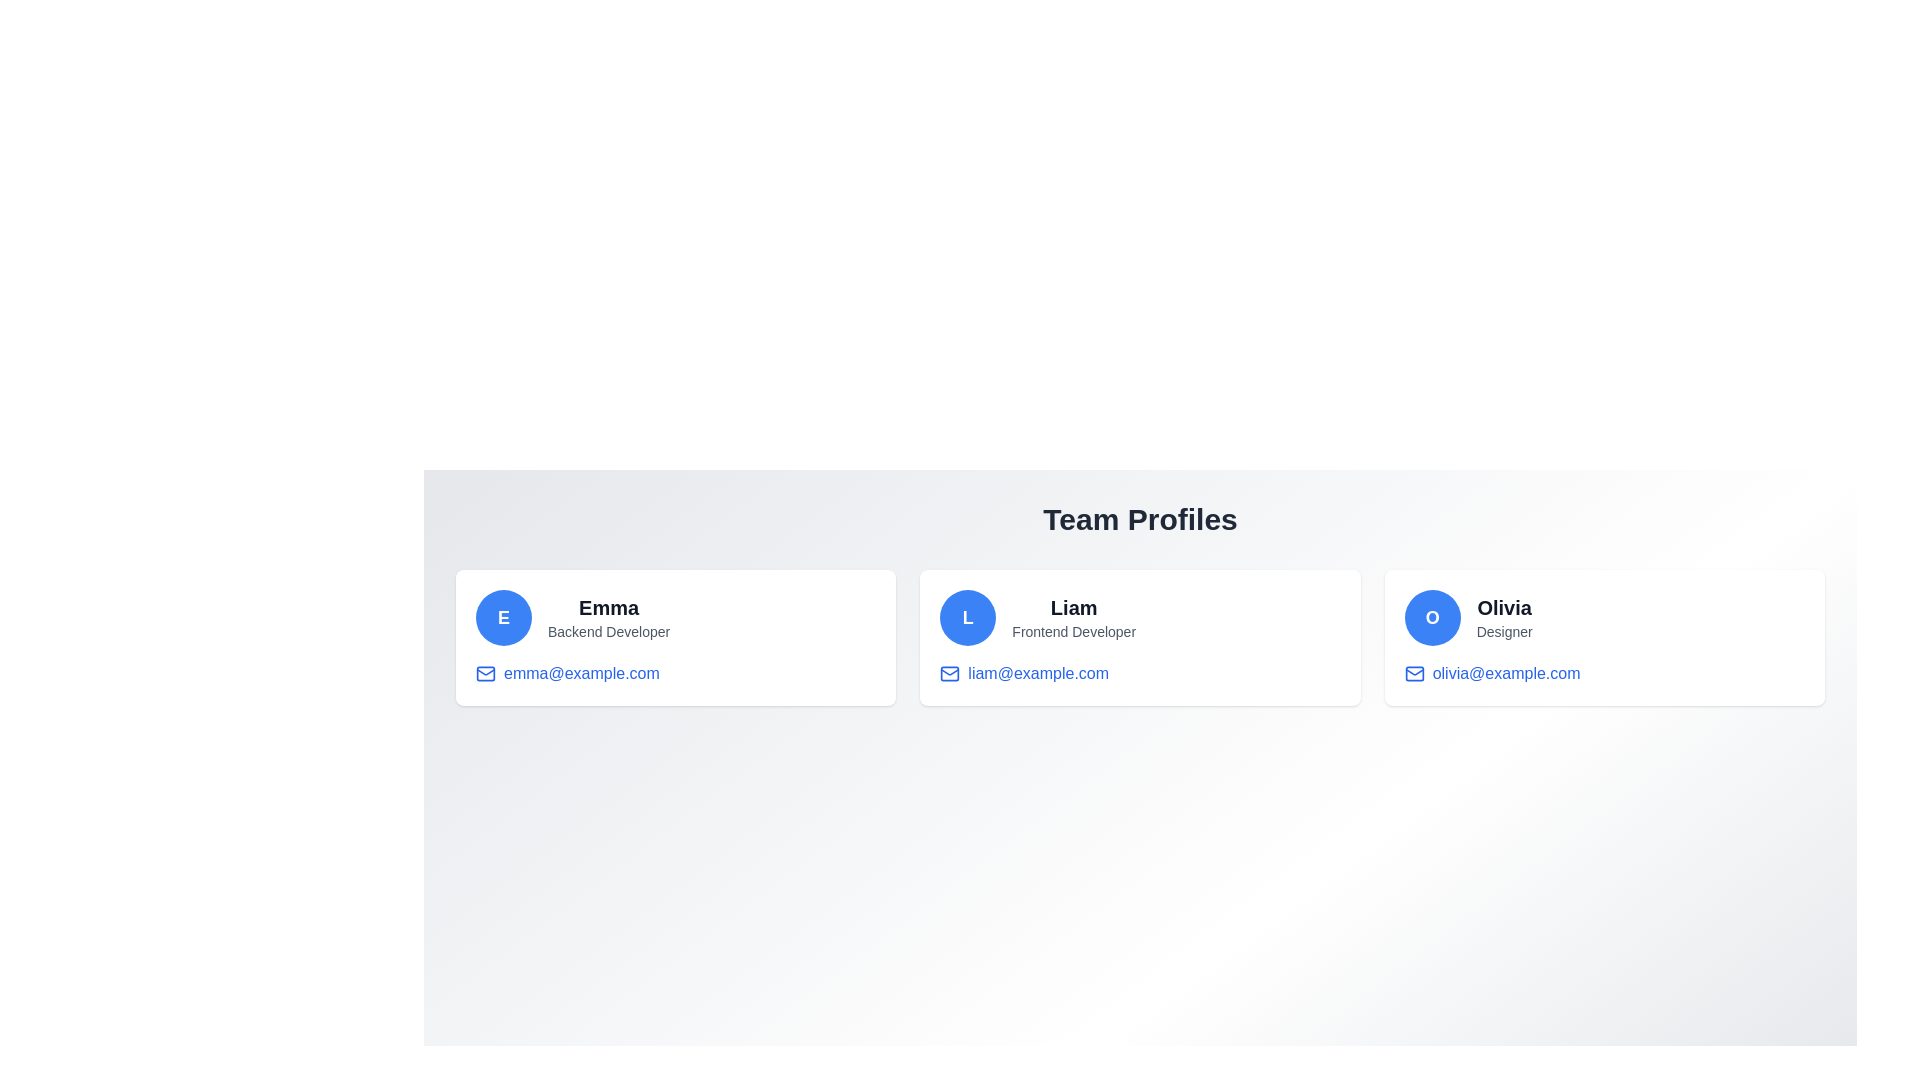 Image resolution: width=1920 pixels, height=1080 pixels. Describe the element at coordinates (1506, 674) in the screenshot. I see `the email address of team member Olivia, displayed below her name and role` at that location.